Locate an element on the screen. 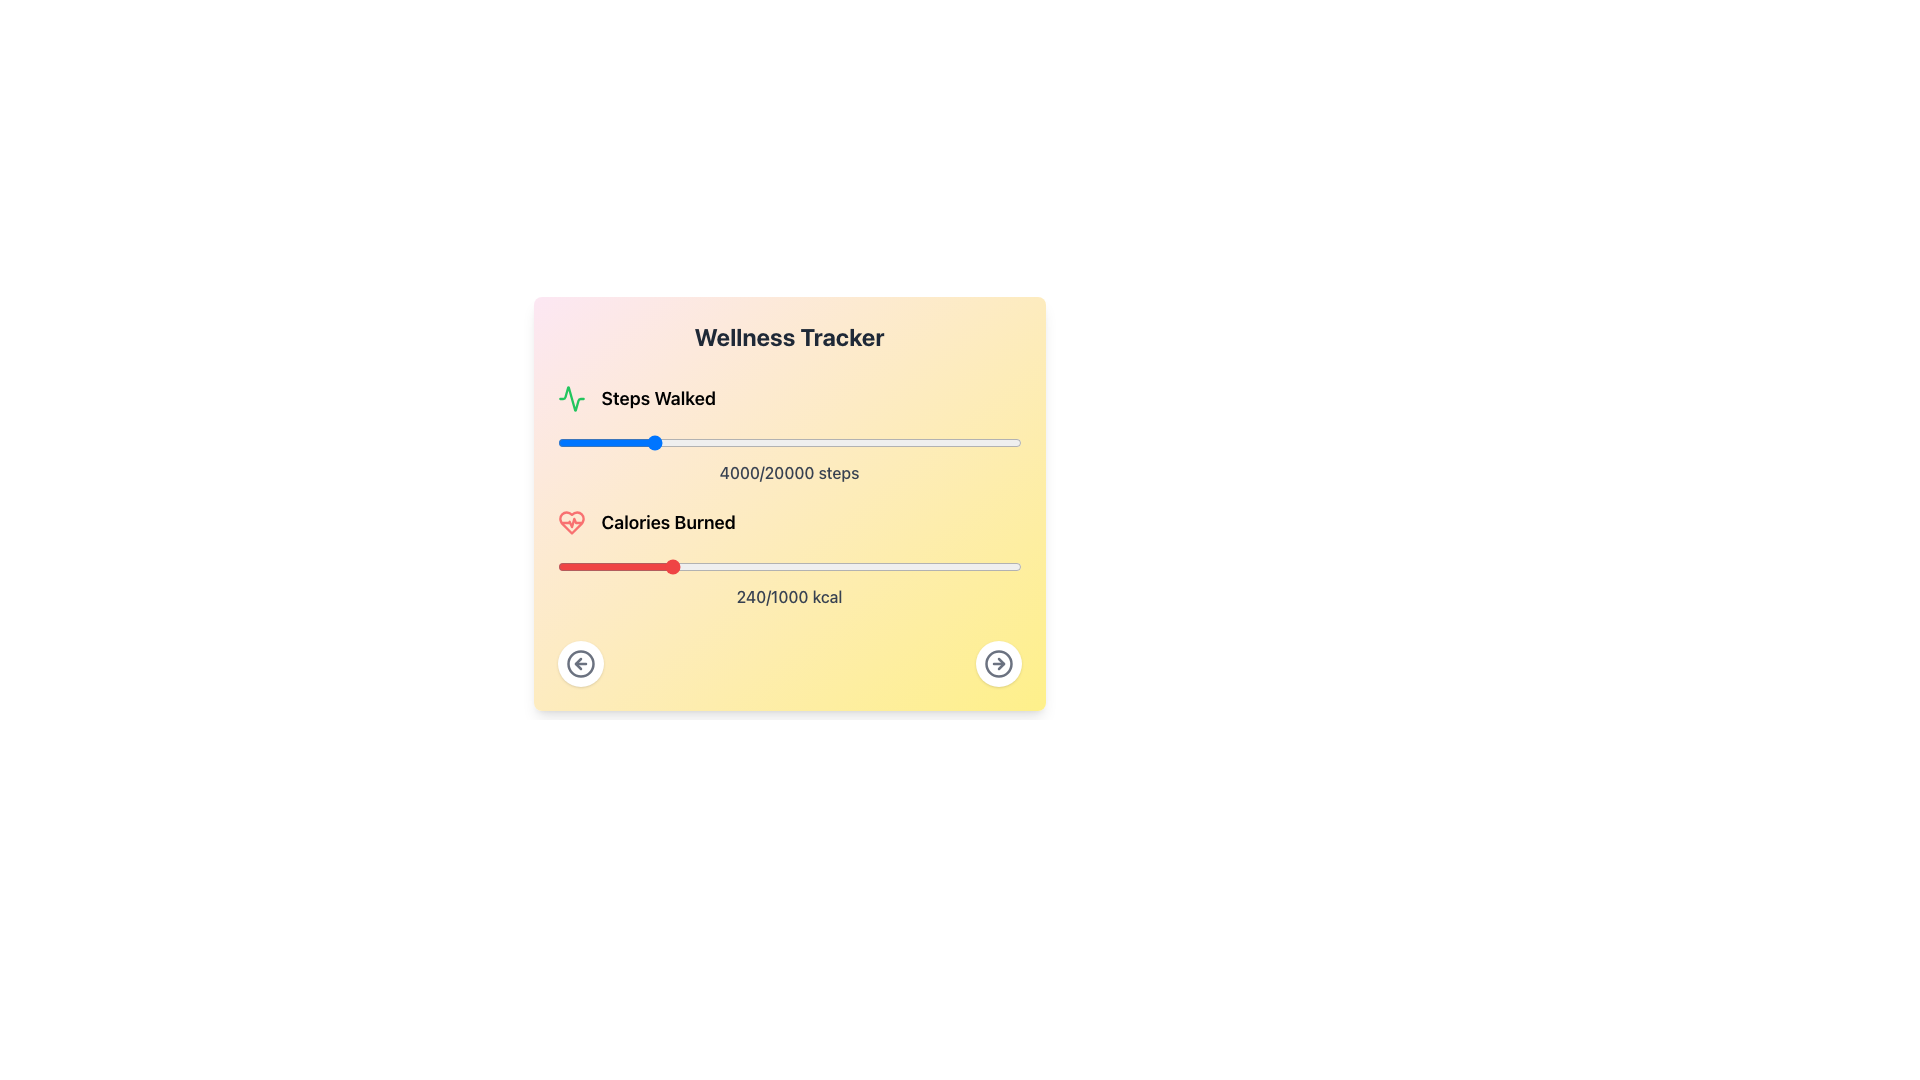 The width and height of the screenshot is (1920, 1080). calories burned slider is located at coordinates (977, 567).